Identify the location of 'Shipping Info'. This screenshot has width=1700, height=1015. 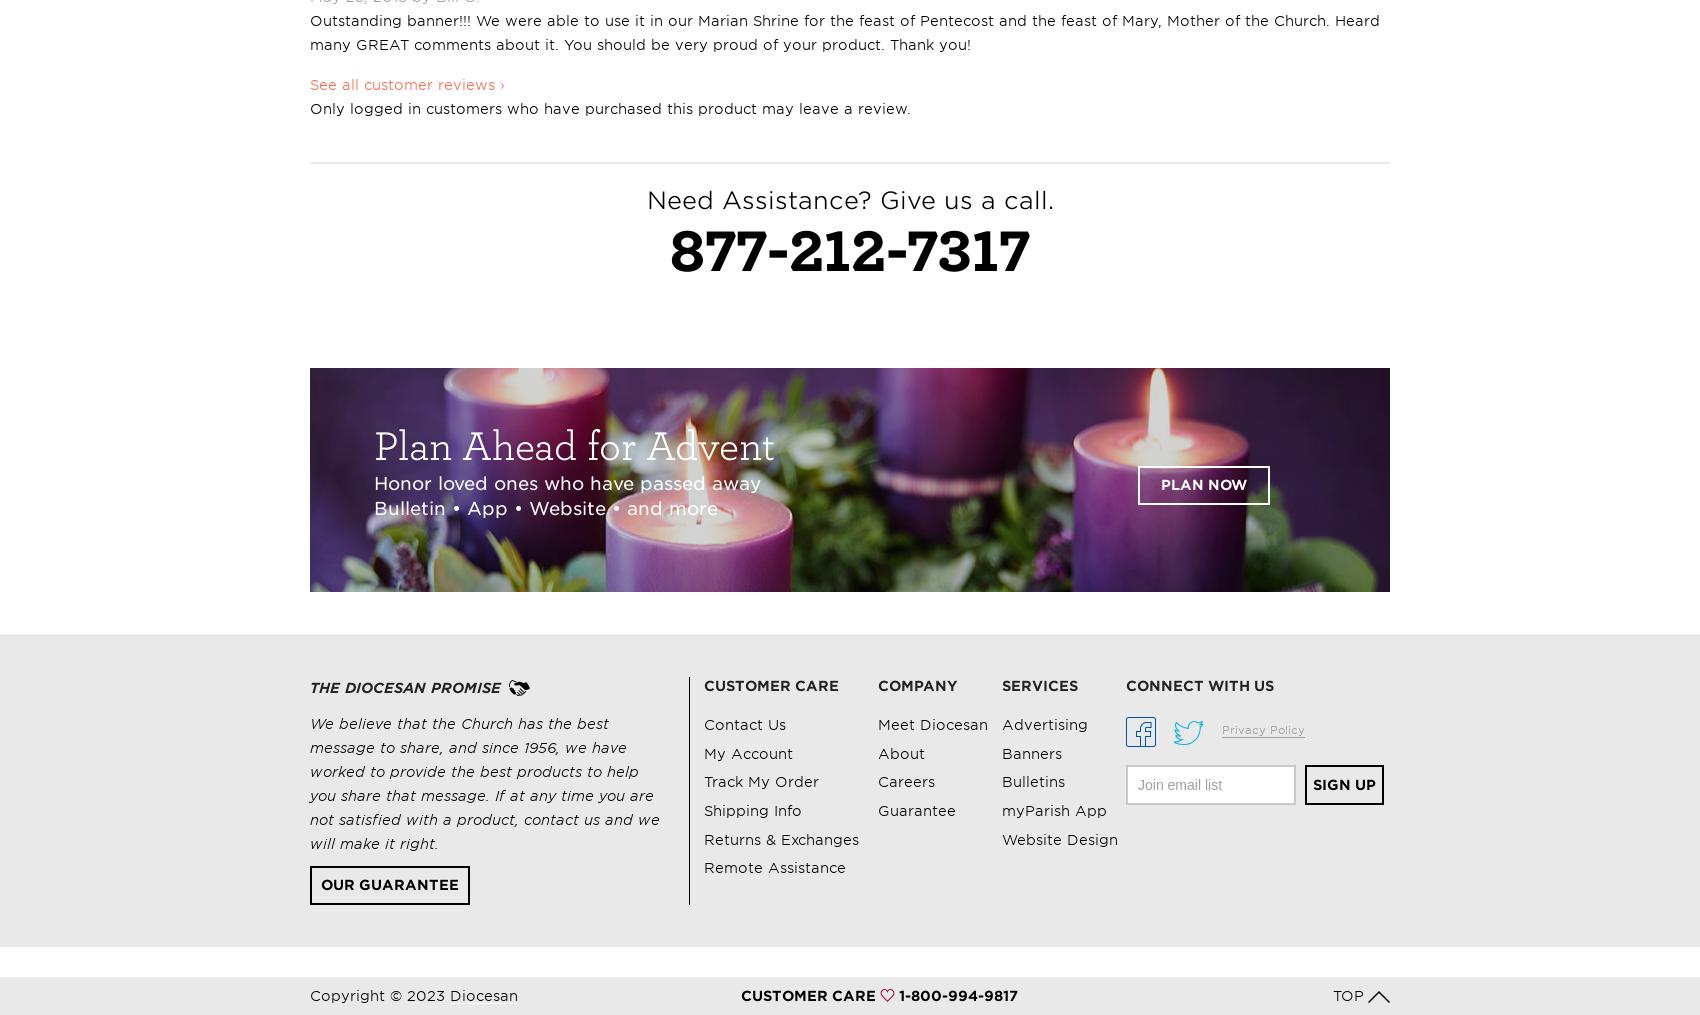
(751, 810).